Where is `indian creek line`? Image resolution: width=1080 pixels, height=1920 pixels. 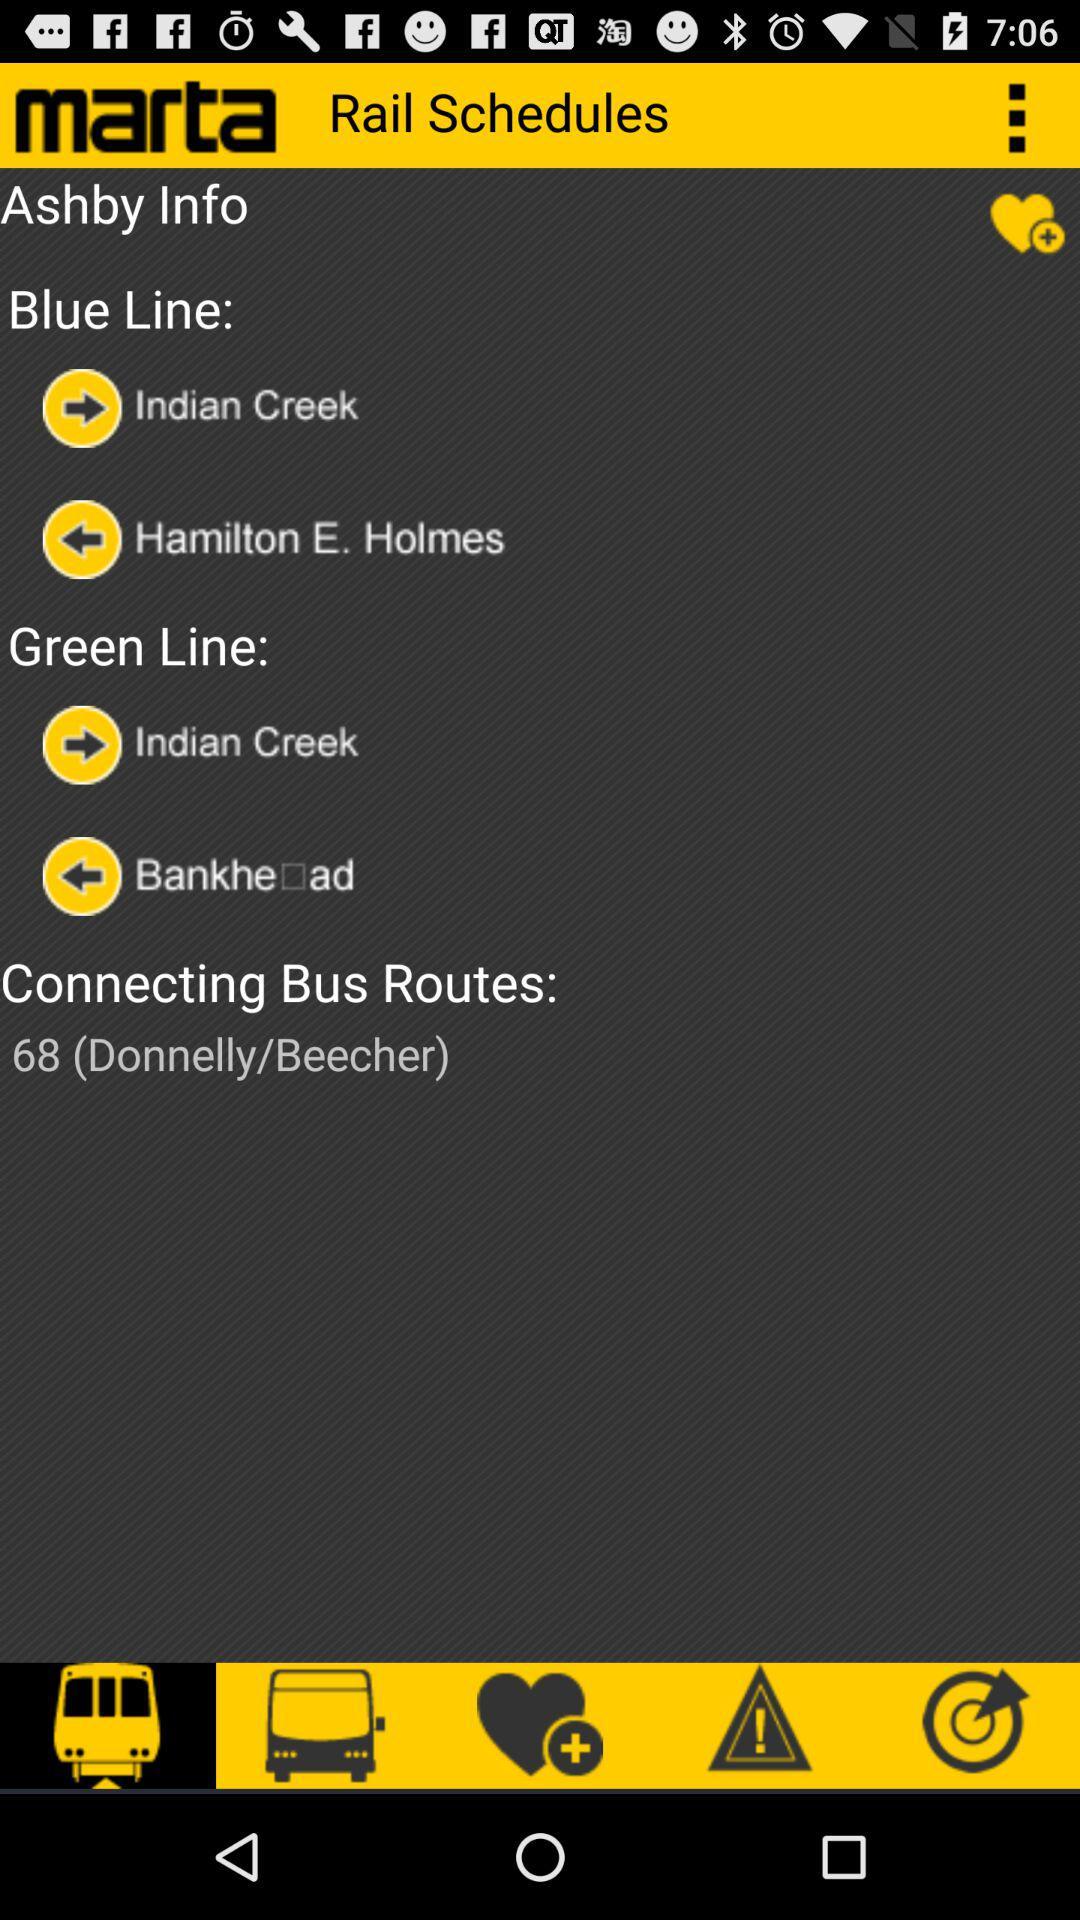
indian creek line is located at coordinates (207, 407).